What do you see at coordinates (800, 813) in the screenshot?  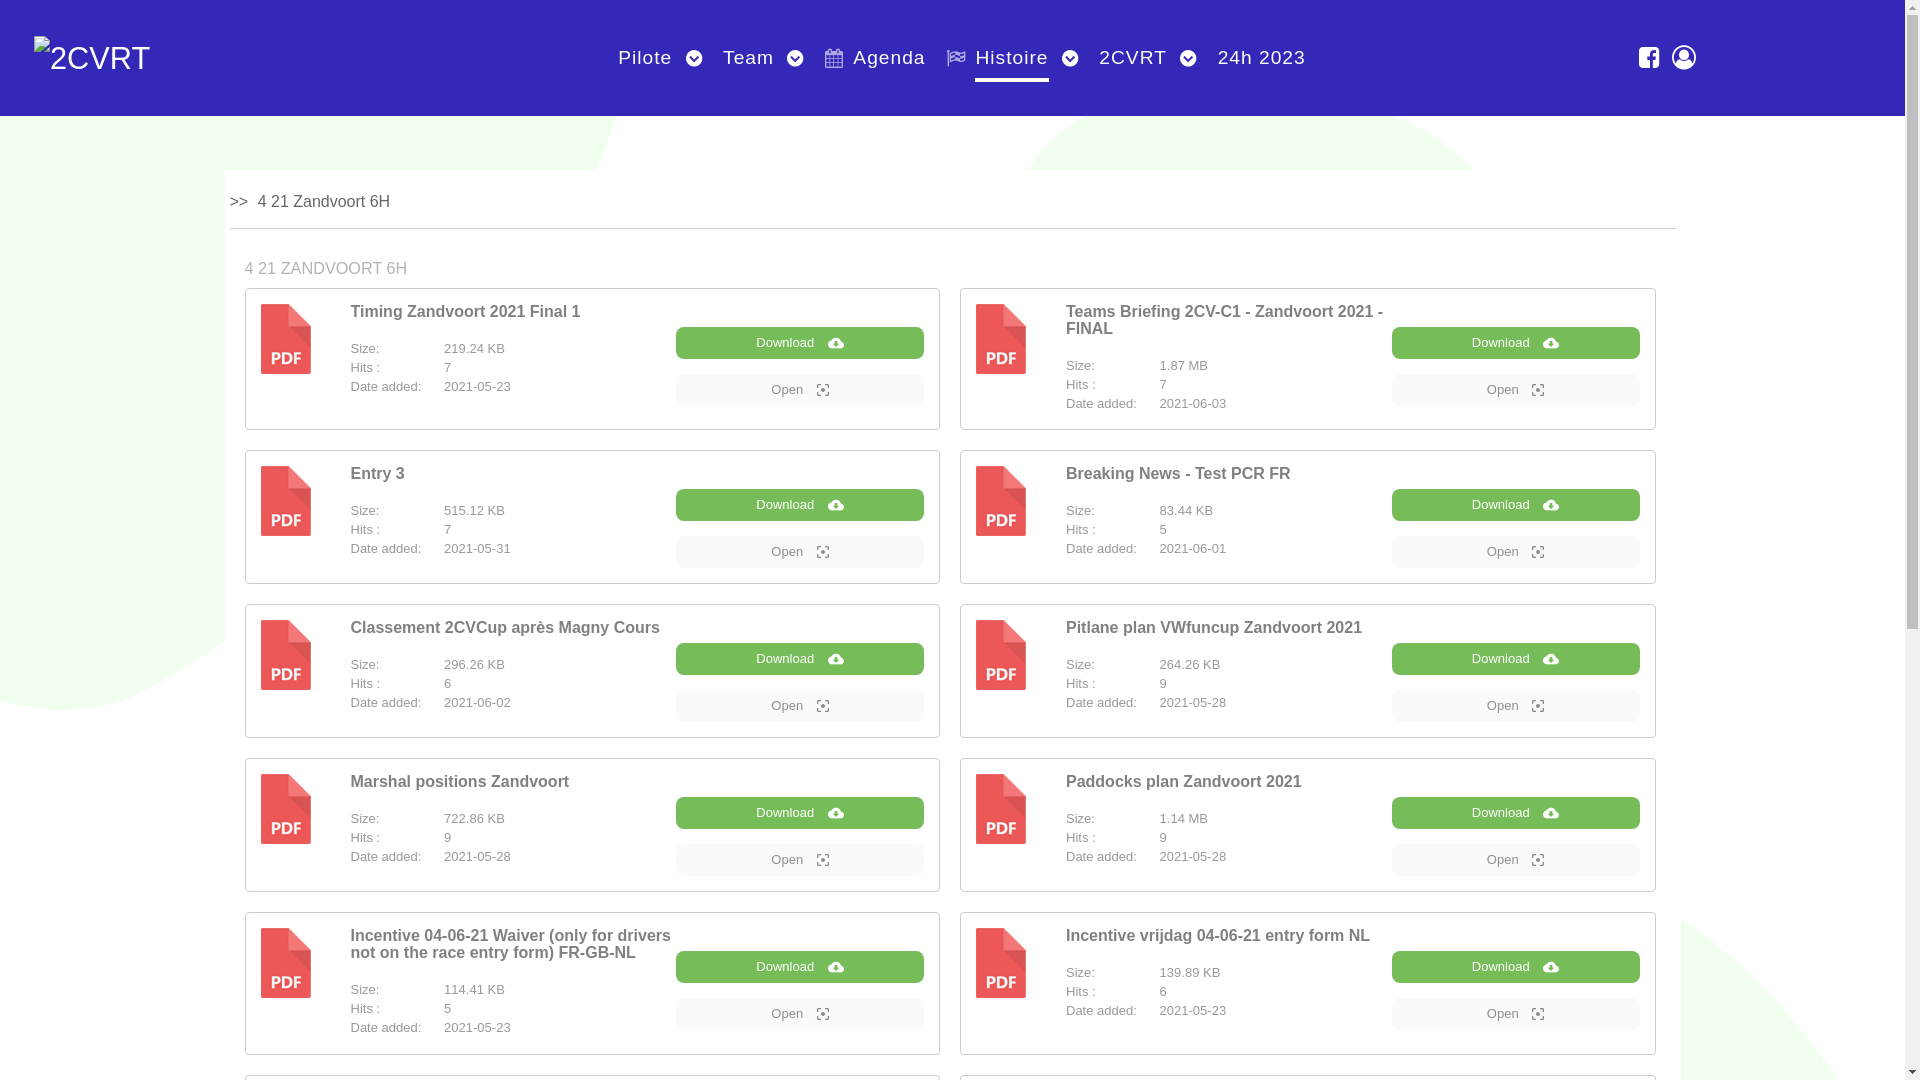 I see `'Download'` at bounding box center [800, 813].